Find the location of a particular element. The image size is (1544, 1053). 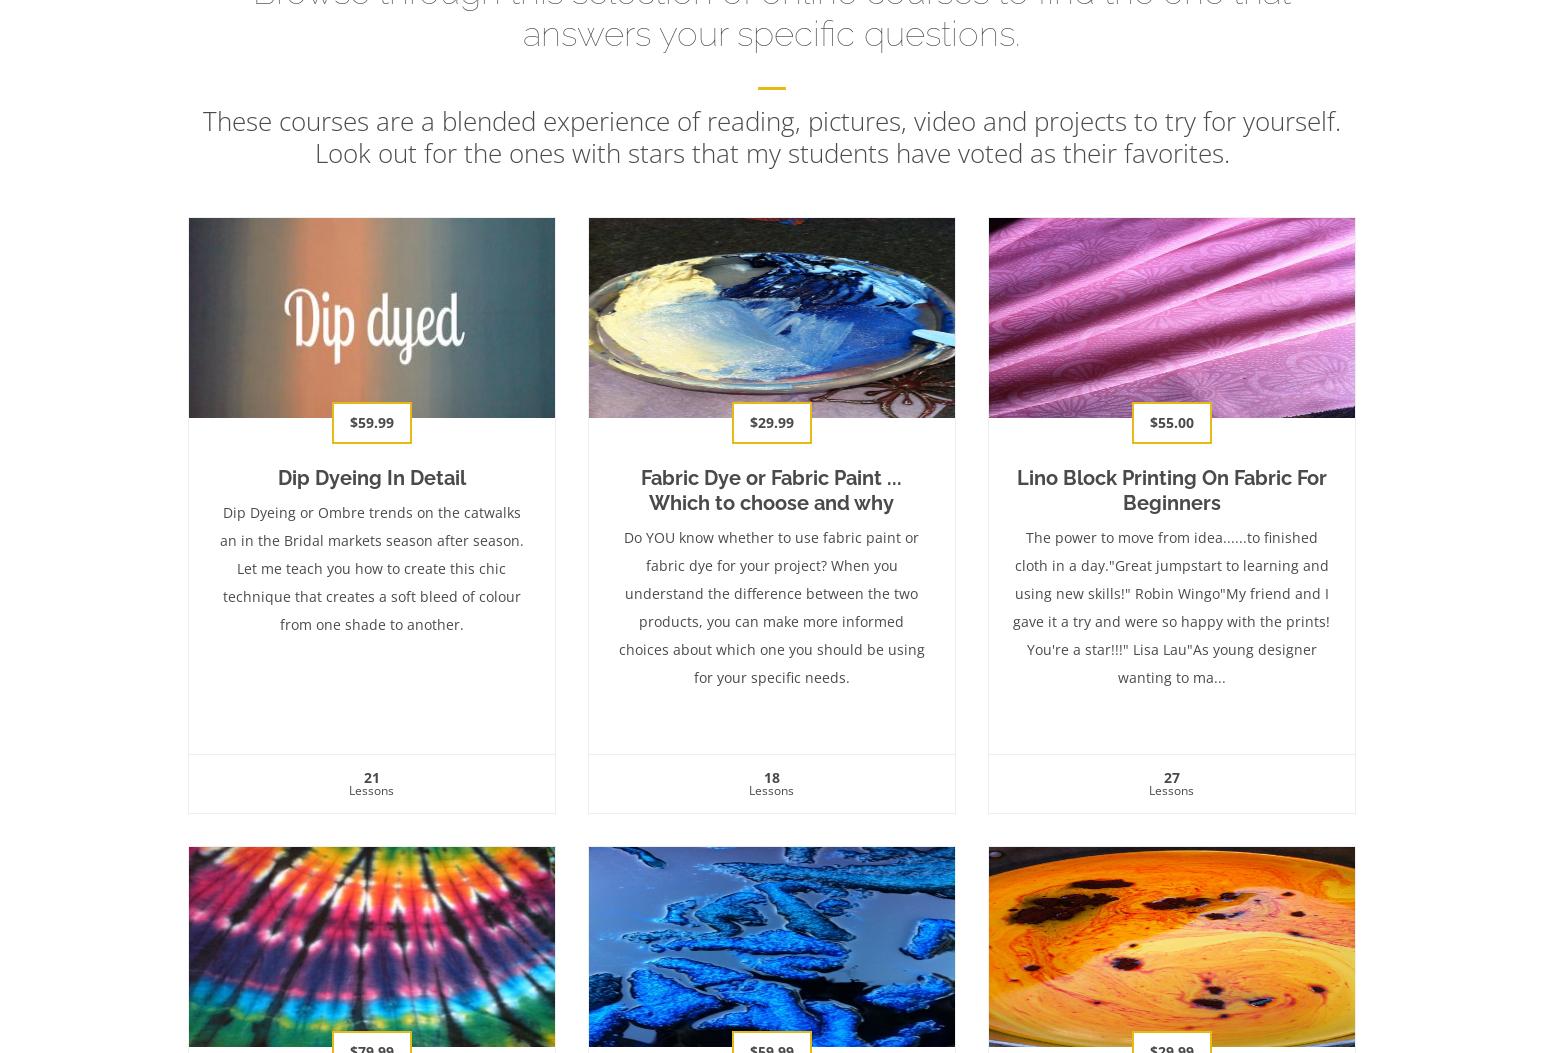

'Dip Dyeing or Ombre trends on the catwalks an in the Bridal markets season after season. Let me teach you how to create this chic technique that creates a soft bleed of colour from one shade to another.' is located at coordinates (371, 566).